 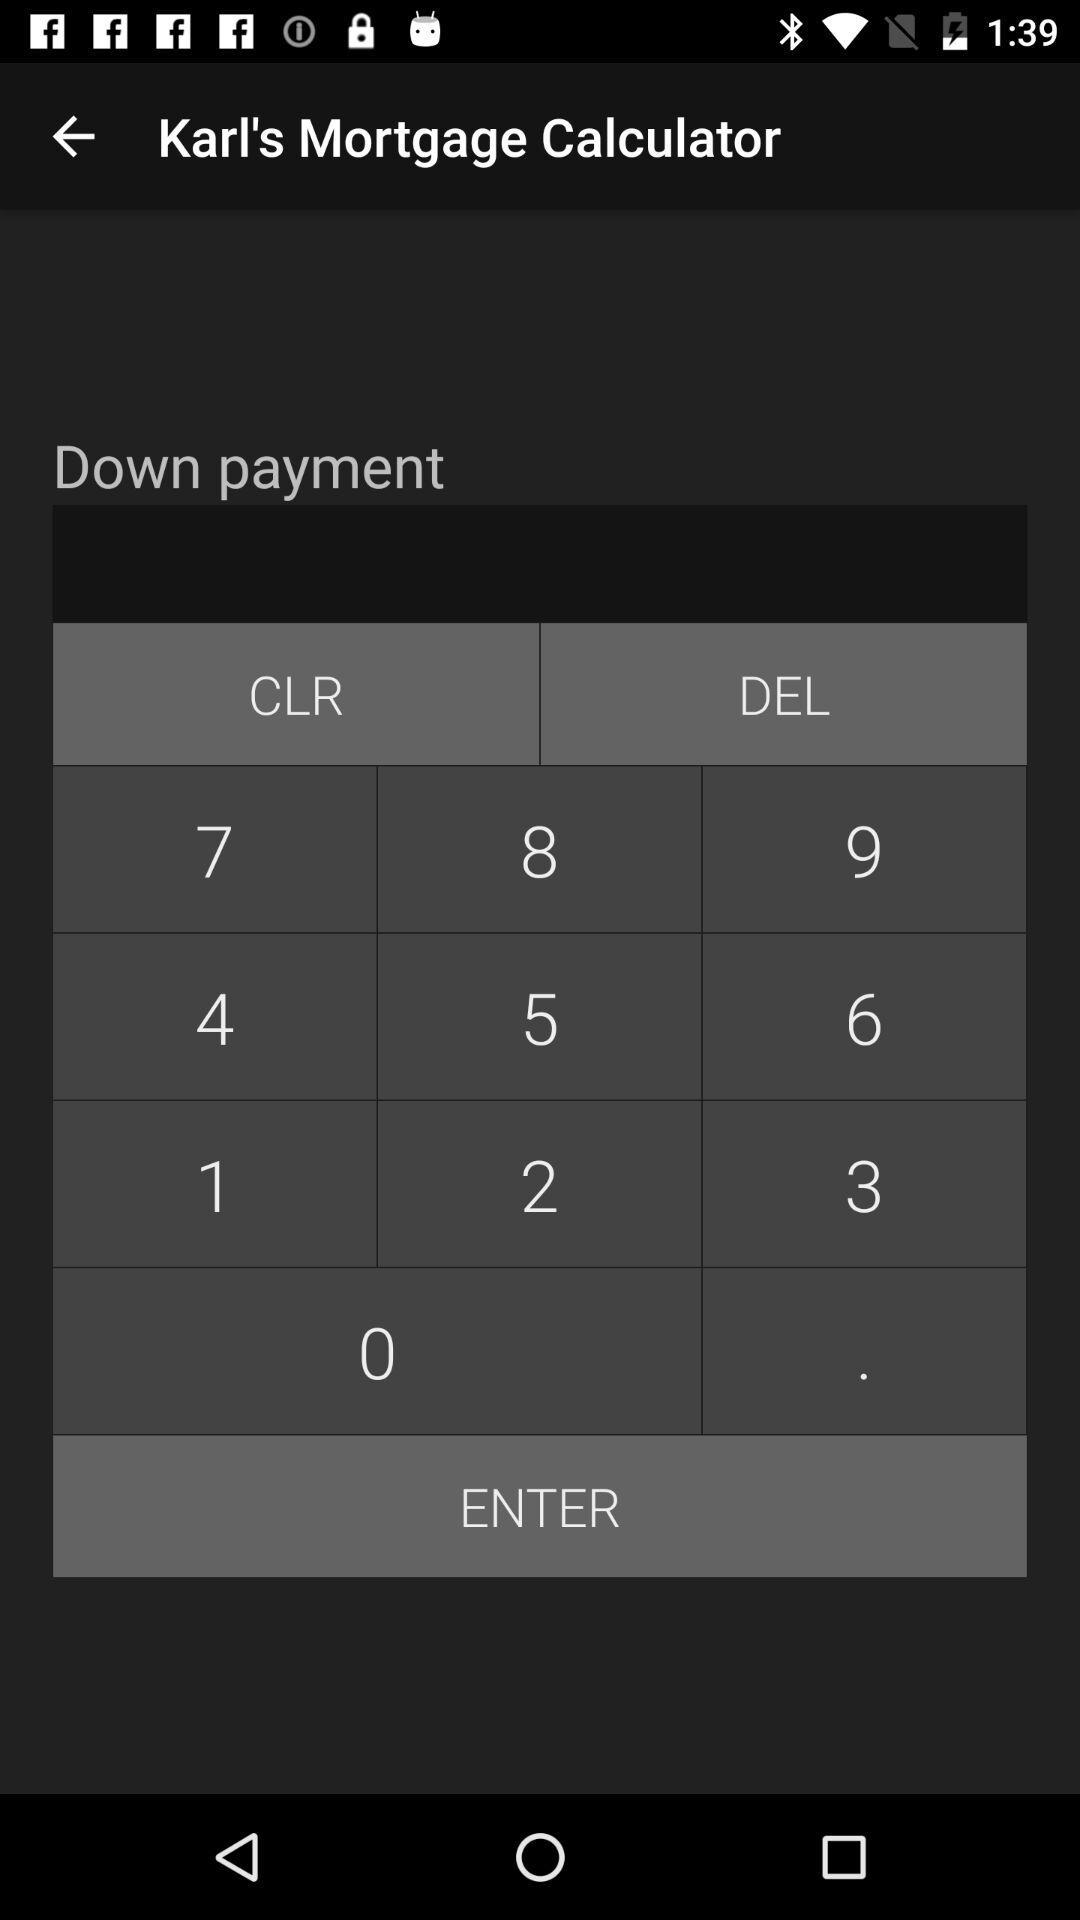 I want to click on app above down payment app, so click(x=72, y=135).